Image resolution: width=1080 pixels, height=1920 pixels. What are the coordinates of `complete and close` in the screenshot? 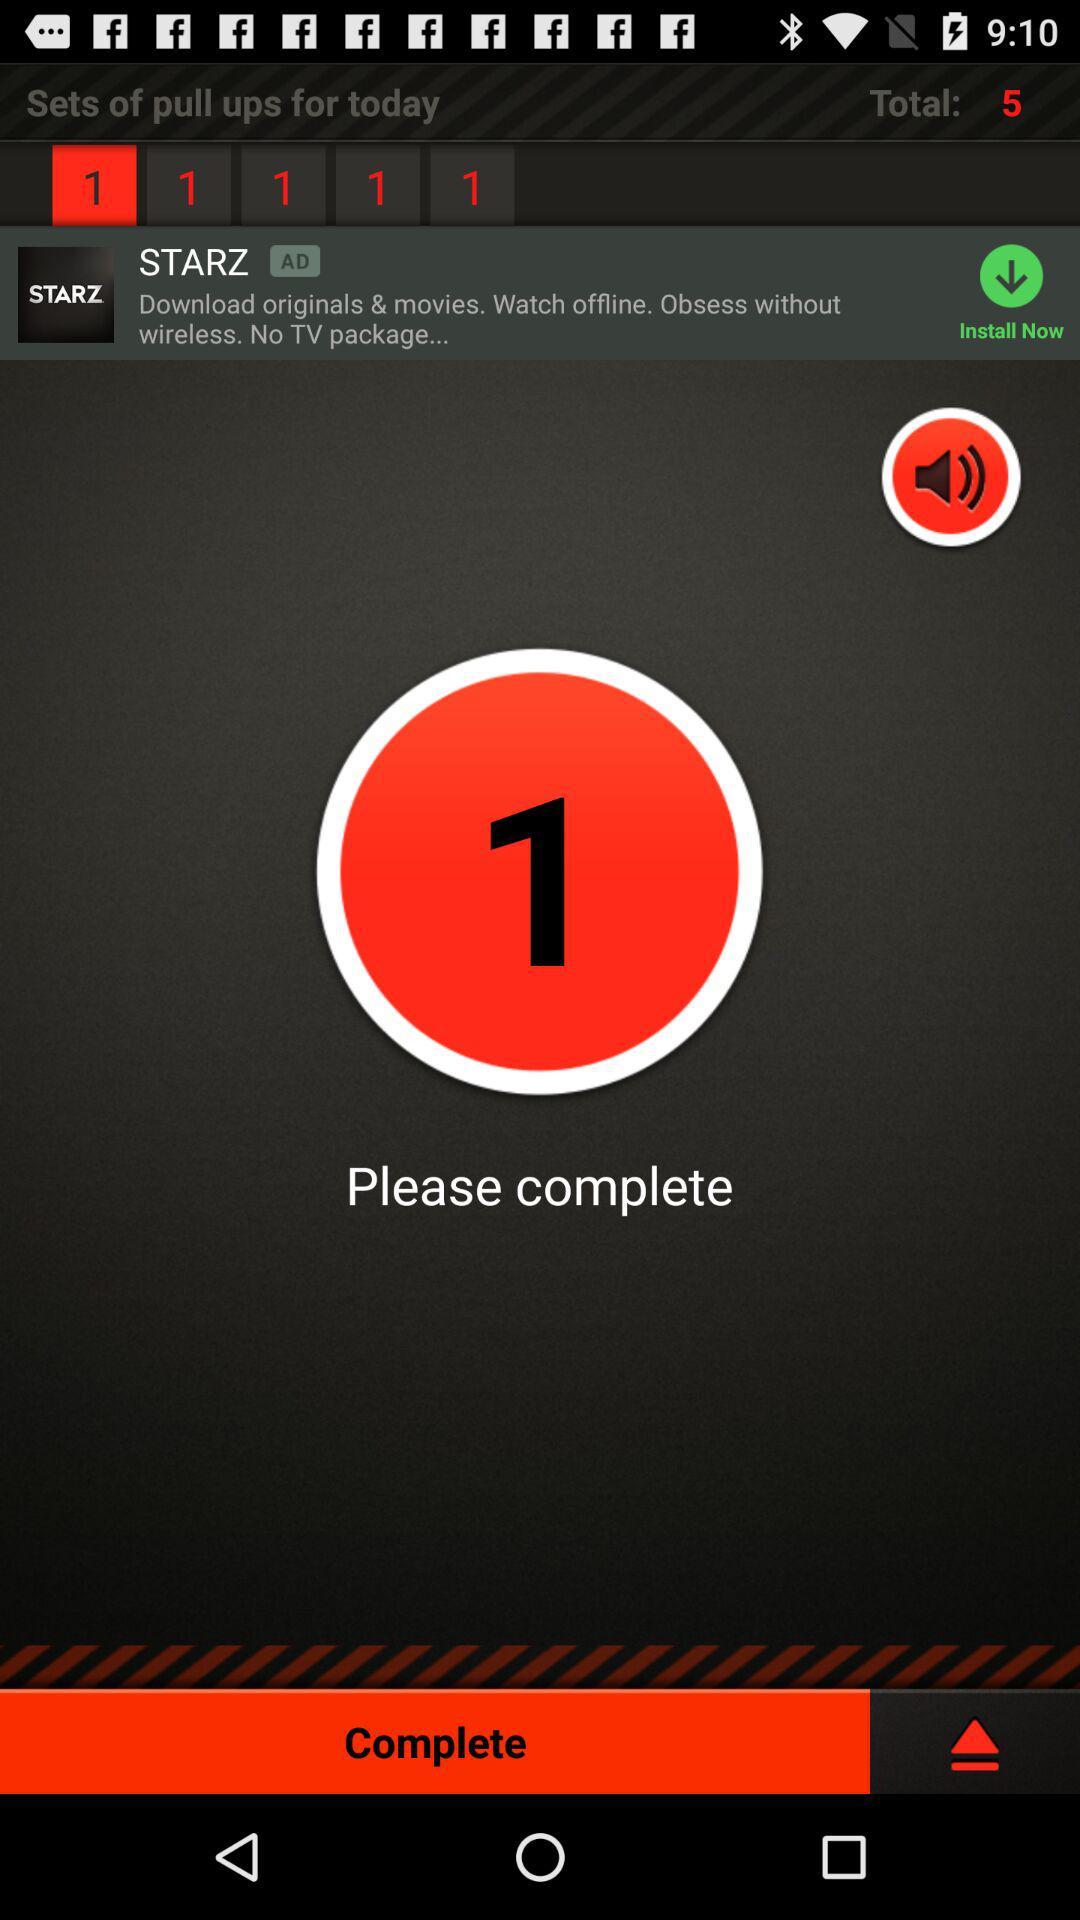 It's located at (974, 1732).